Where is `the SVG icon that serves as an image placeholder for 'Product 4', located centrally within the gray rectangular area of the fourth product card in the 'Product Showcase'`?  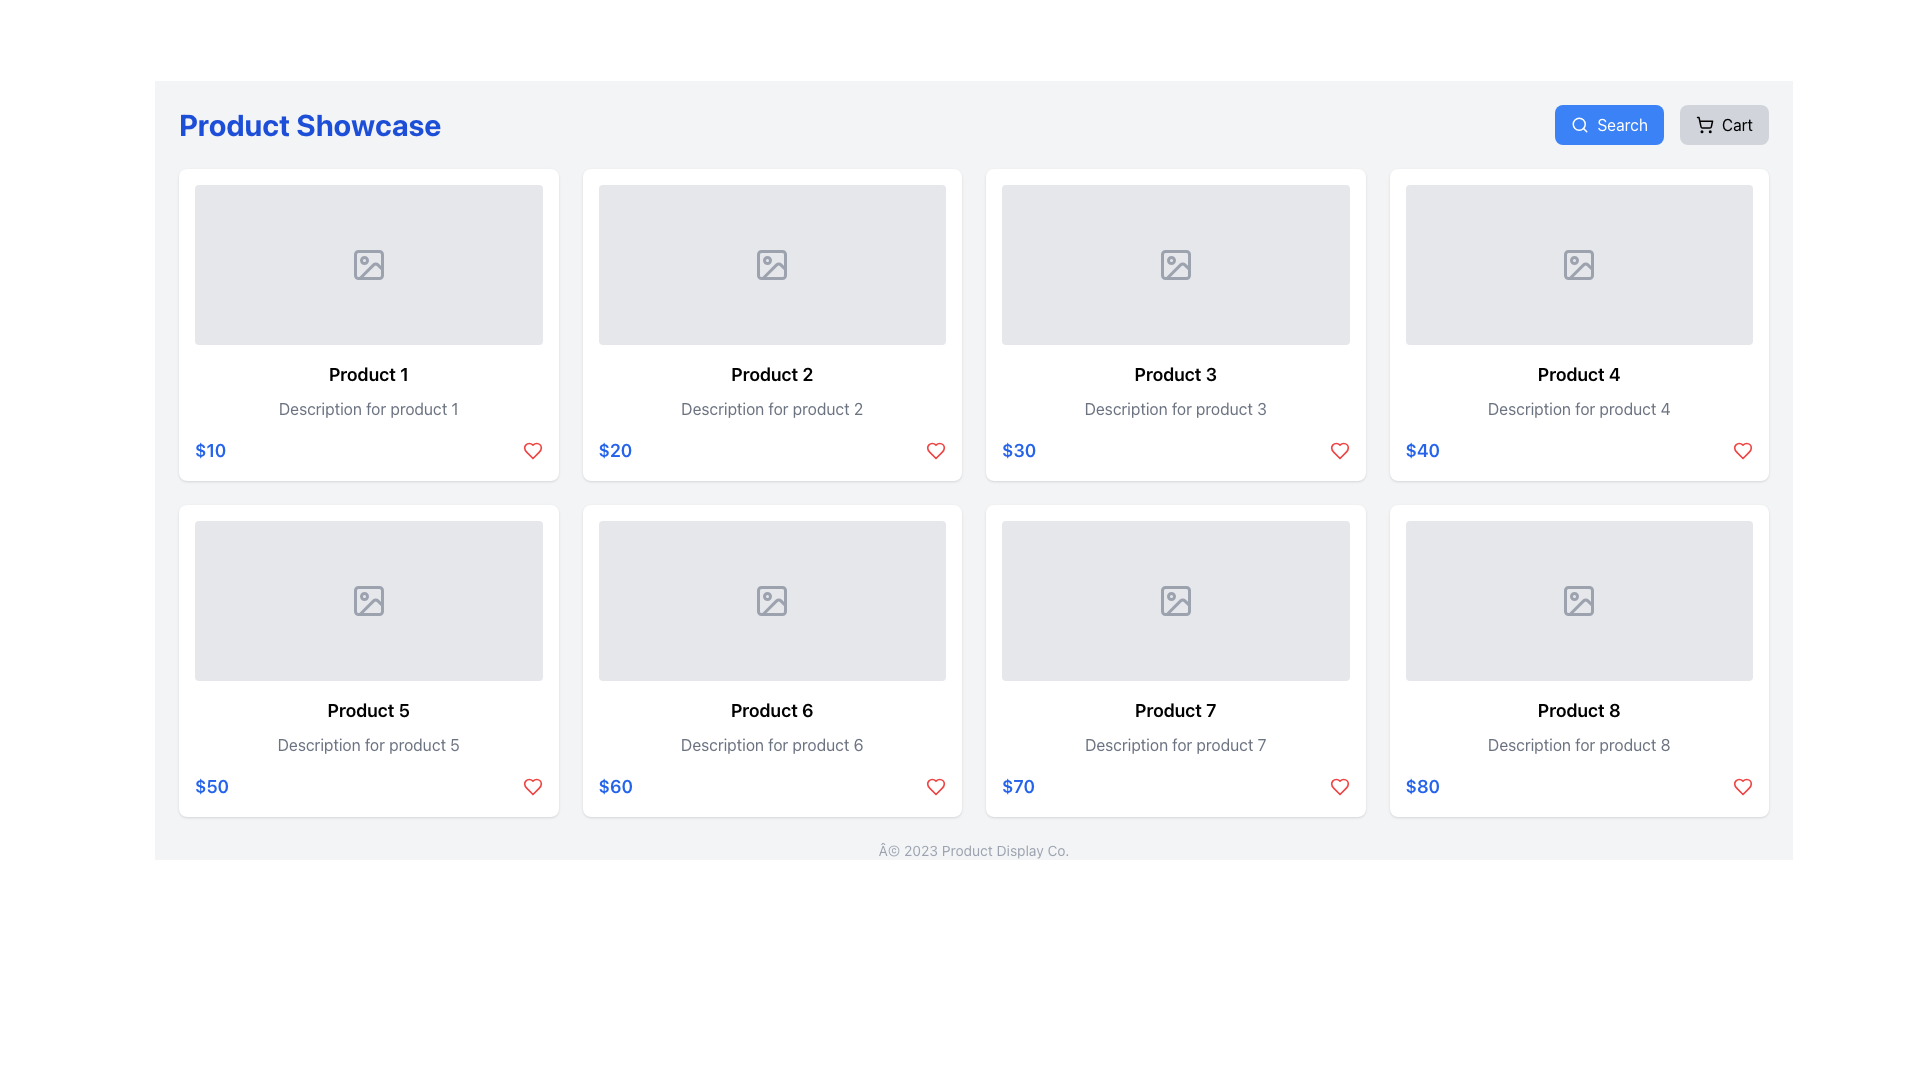
the SVG icon that serves as an image placeholder for 'Product 4', located centrally within the gray rectangular area of the fourth product card in the 'Product Showcase' is located at coordinates (1578, 264).